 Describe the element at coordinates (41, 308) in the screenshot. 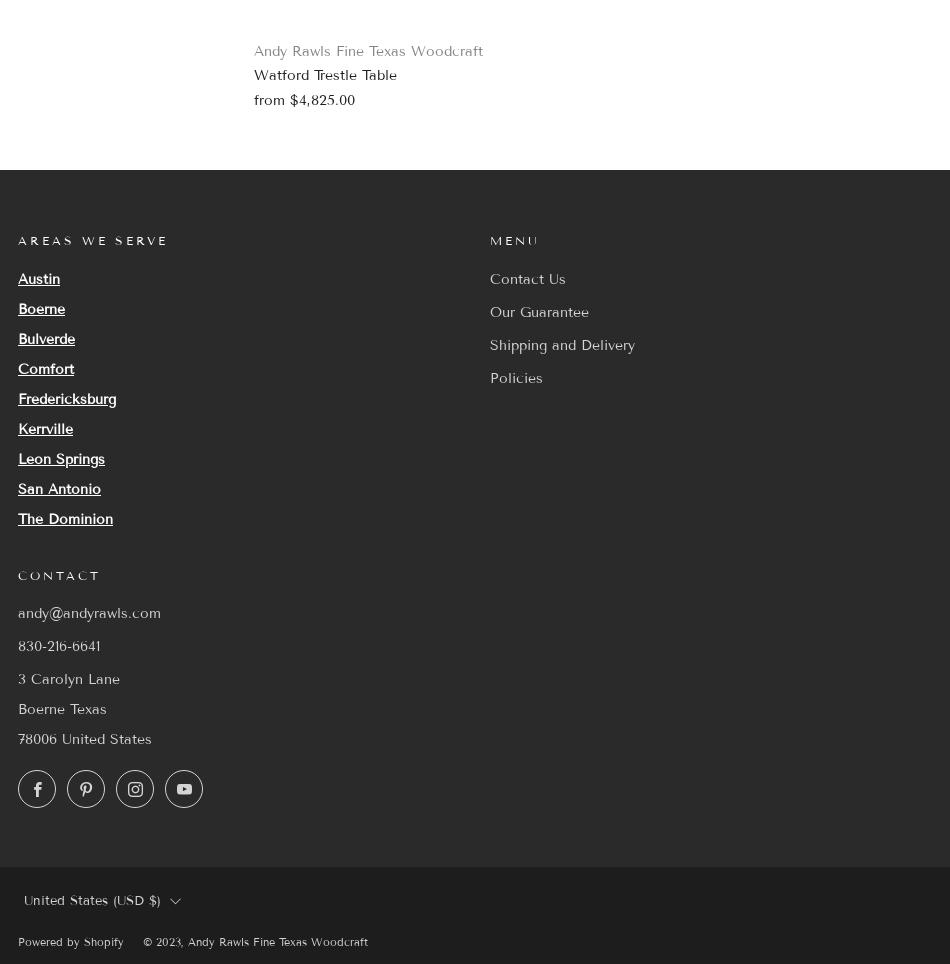

I see `'Boerne'` at that location.